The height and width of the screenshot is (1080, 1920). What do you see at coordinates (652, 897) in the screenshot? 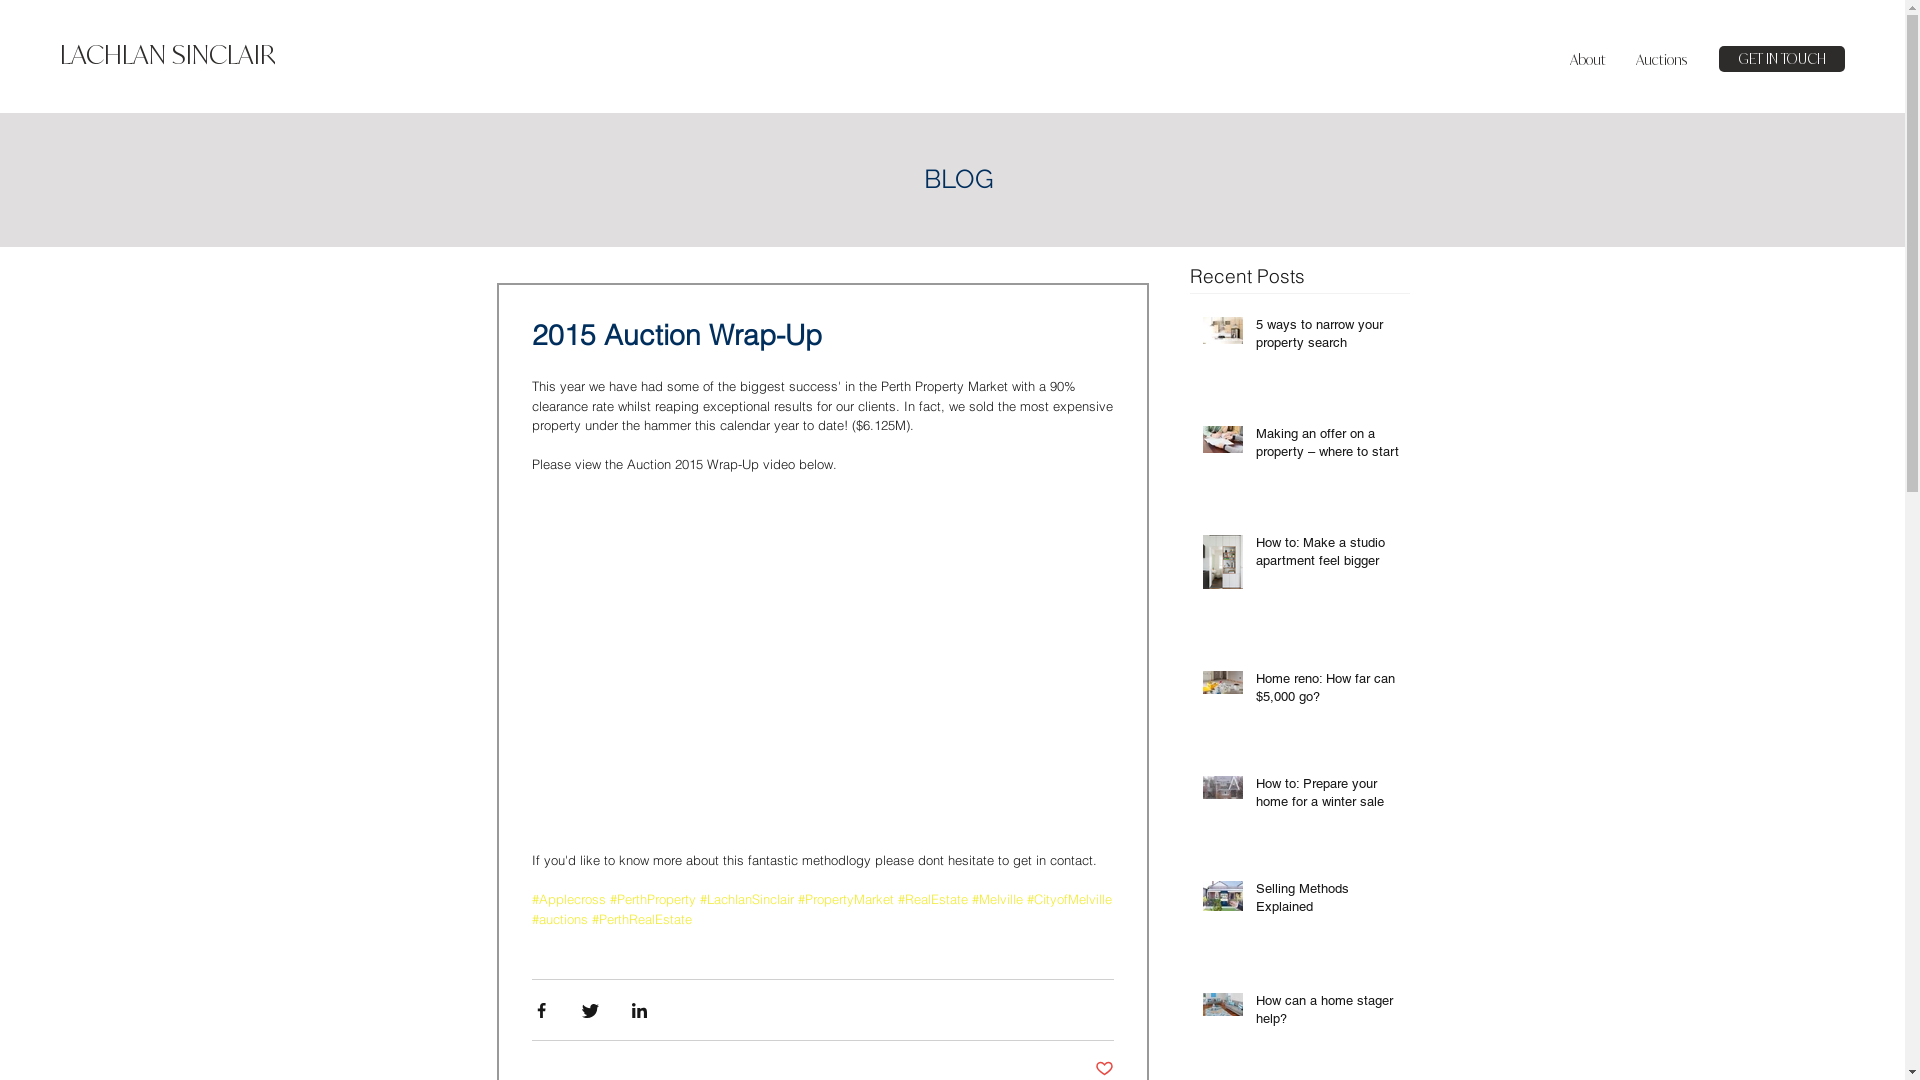
I see `'#PerthProperty'` at bounding box center [652, 897].